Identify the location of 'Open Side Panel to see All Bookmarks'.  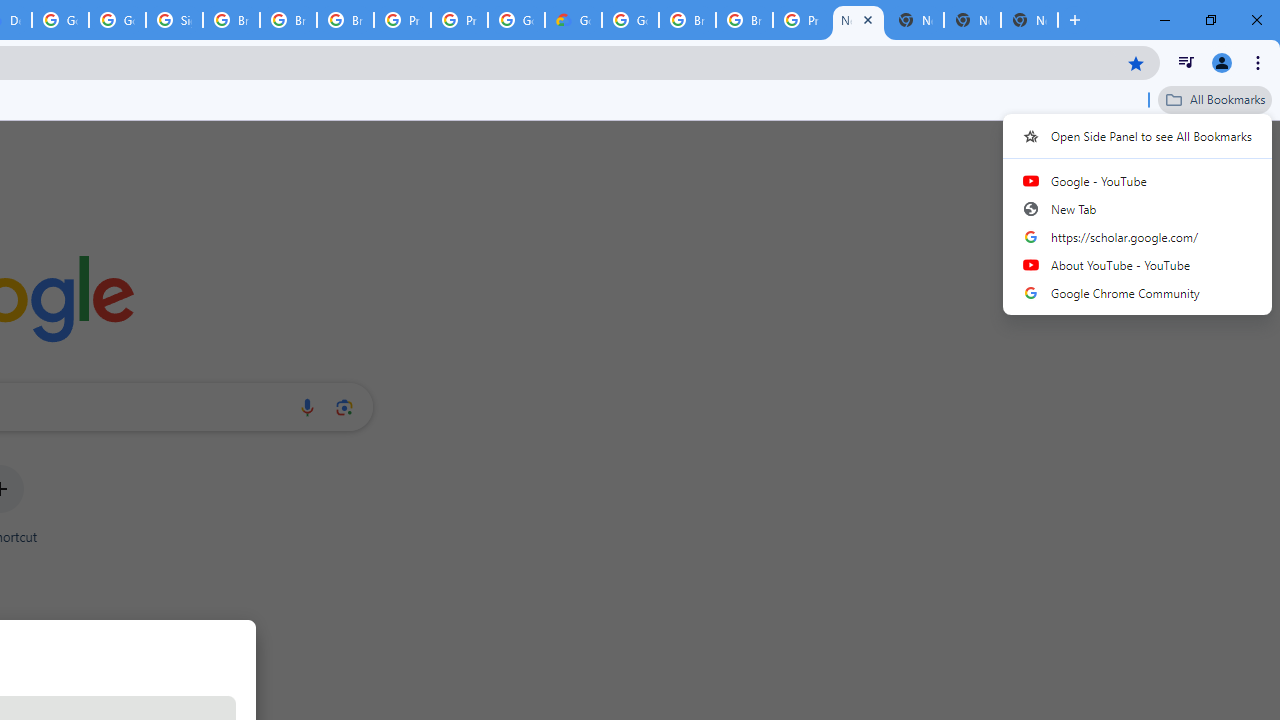
(1137, 135).